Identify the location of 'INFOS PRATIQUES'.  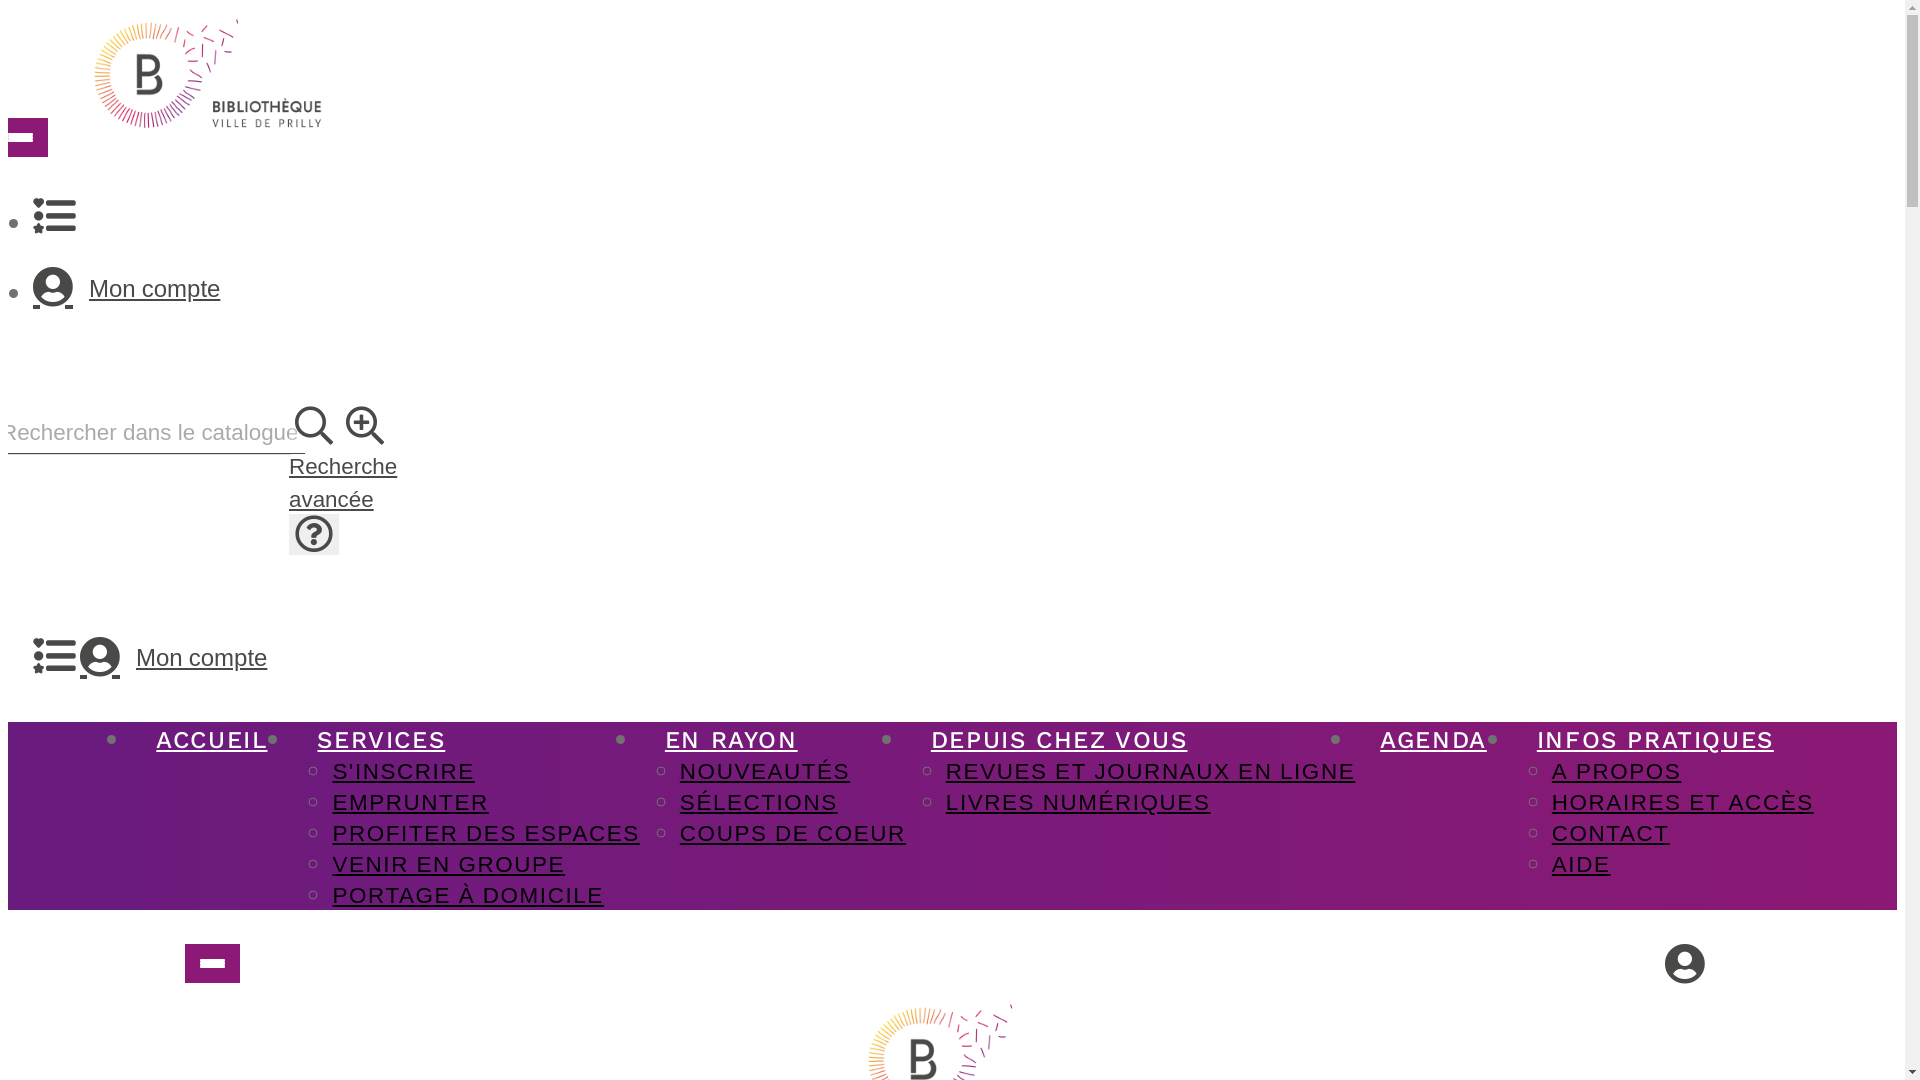
(1655, 740).